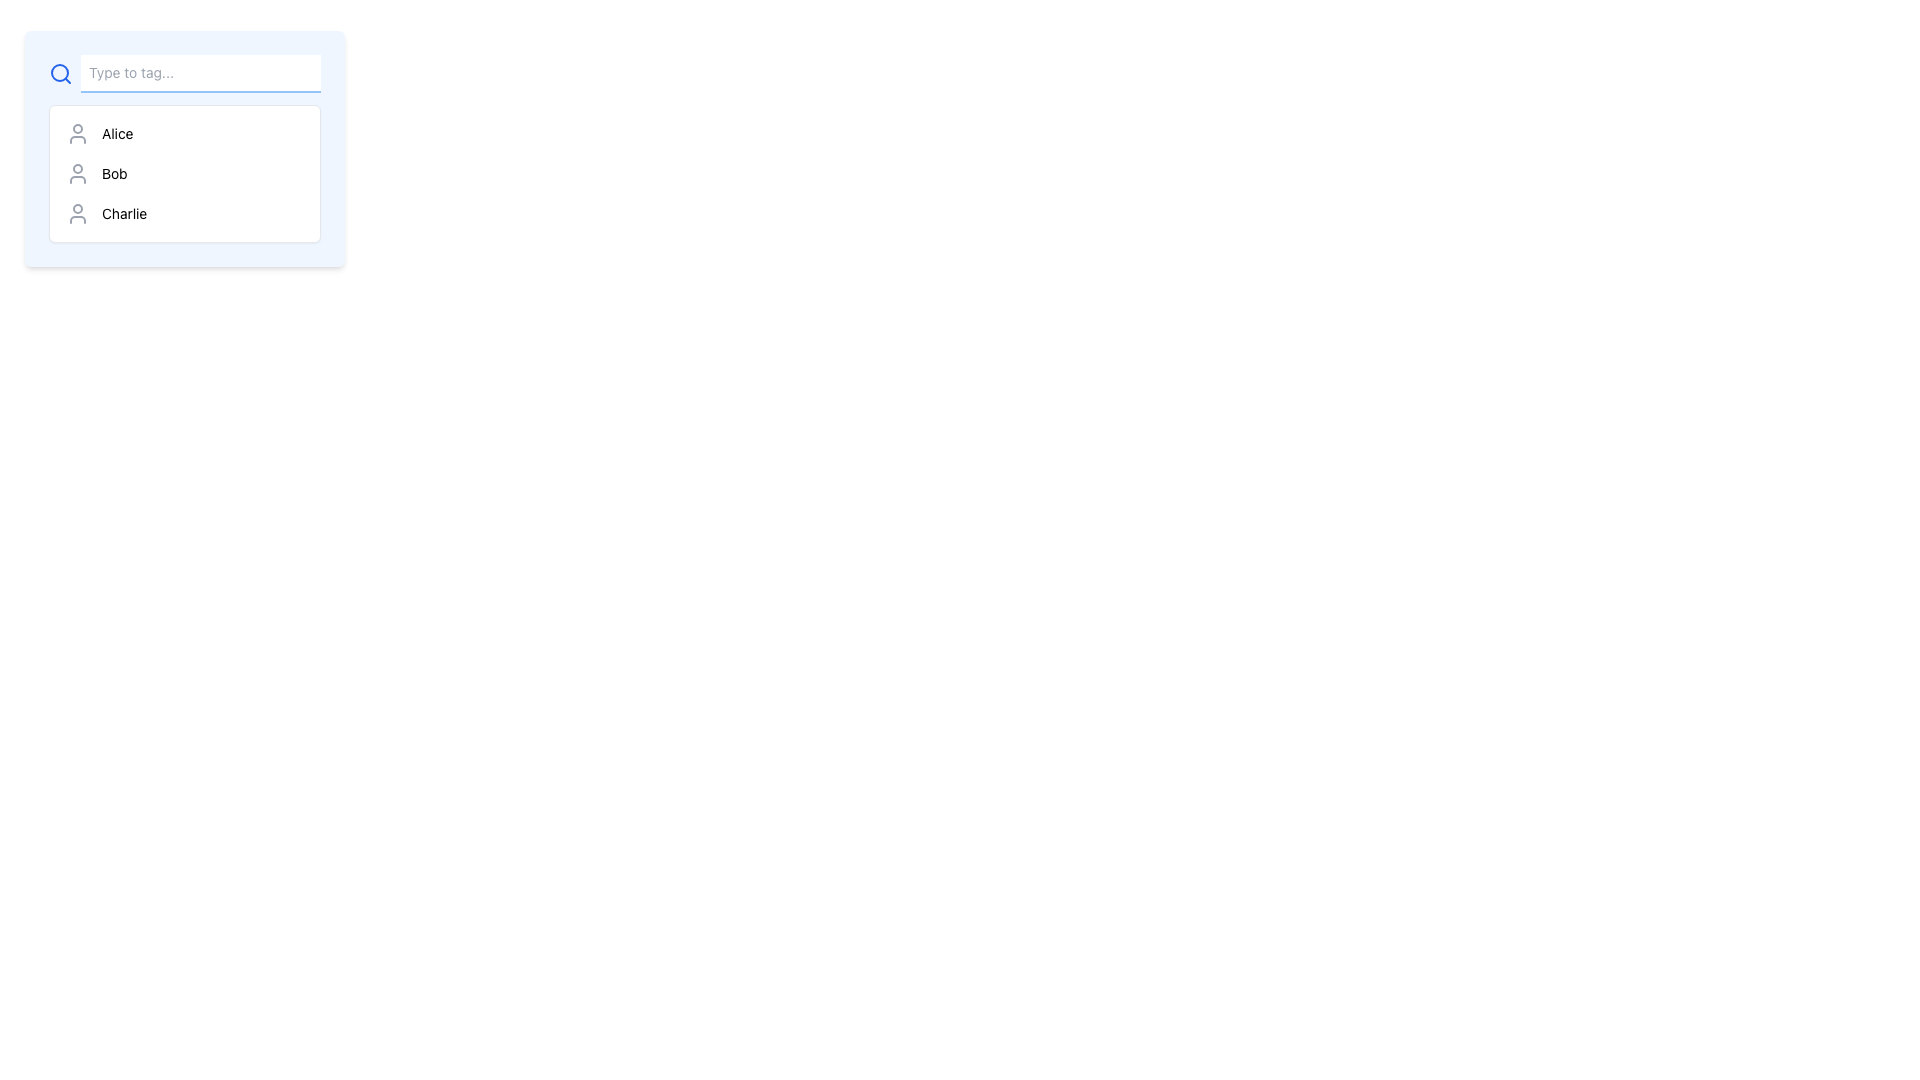  Describe the element at coordinates (185, 172) in the screenshot. I see `the second list item labeled 'Bob' in the dropdown panel` at that location.